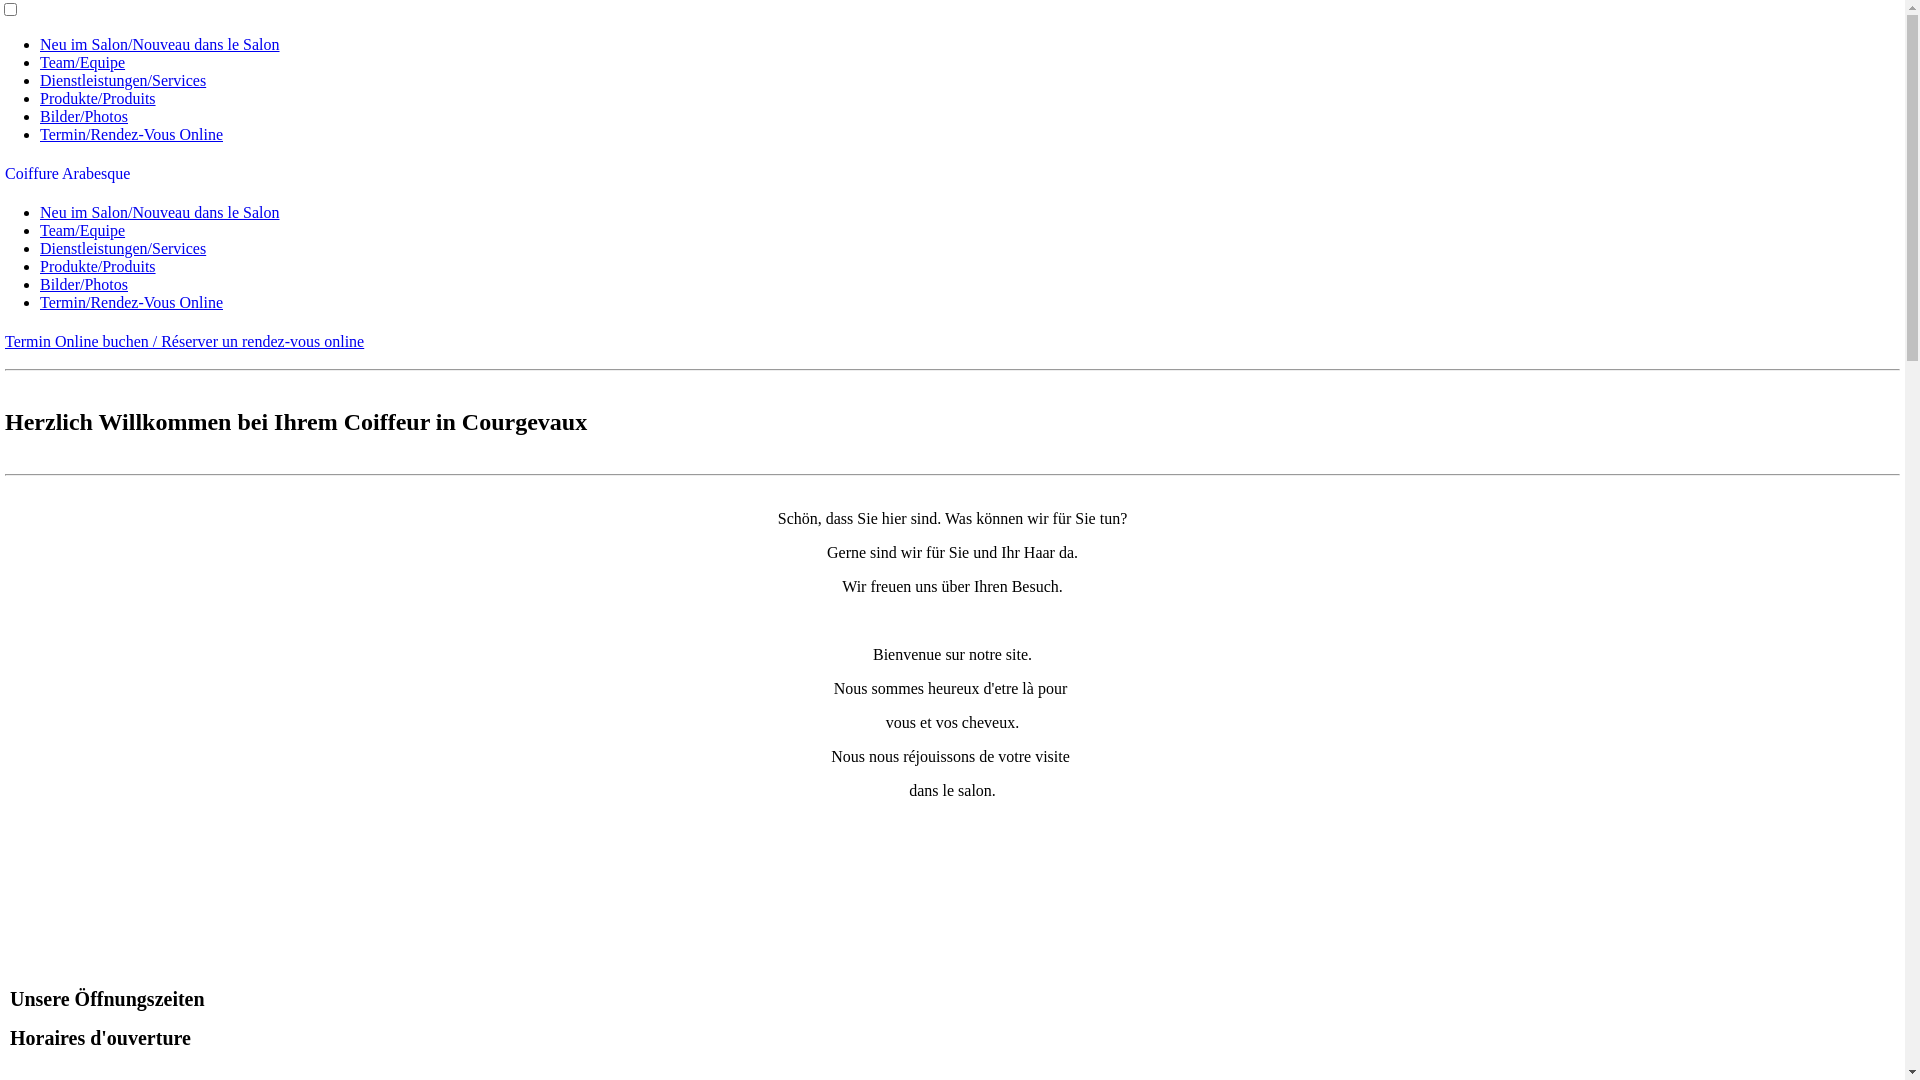 This screenshot has width=1920, height=1080. What do you see at coordinates (130, 134) in the screenshot?
I see `'Termin/Rendez-Vous Online'` at bounding box center [130, 134].